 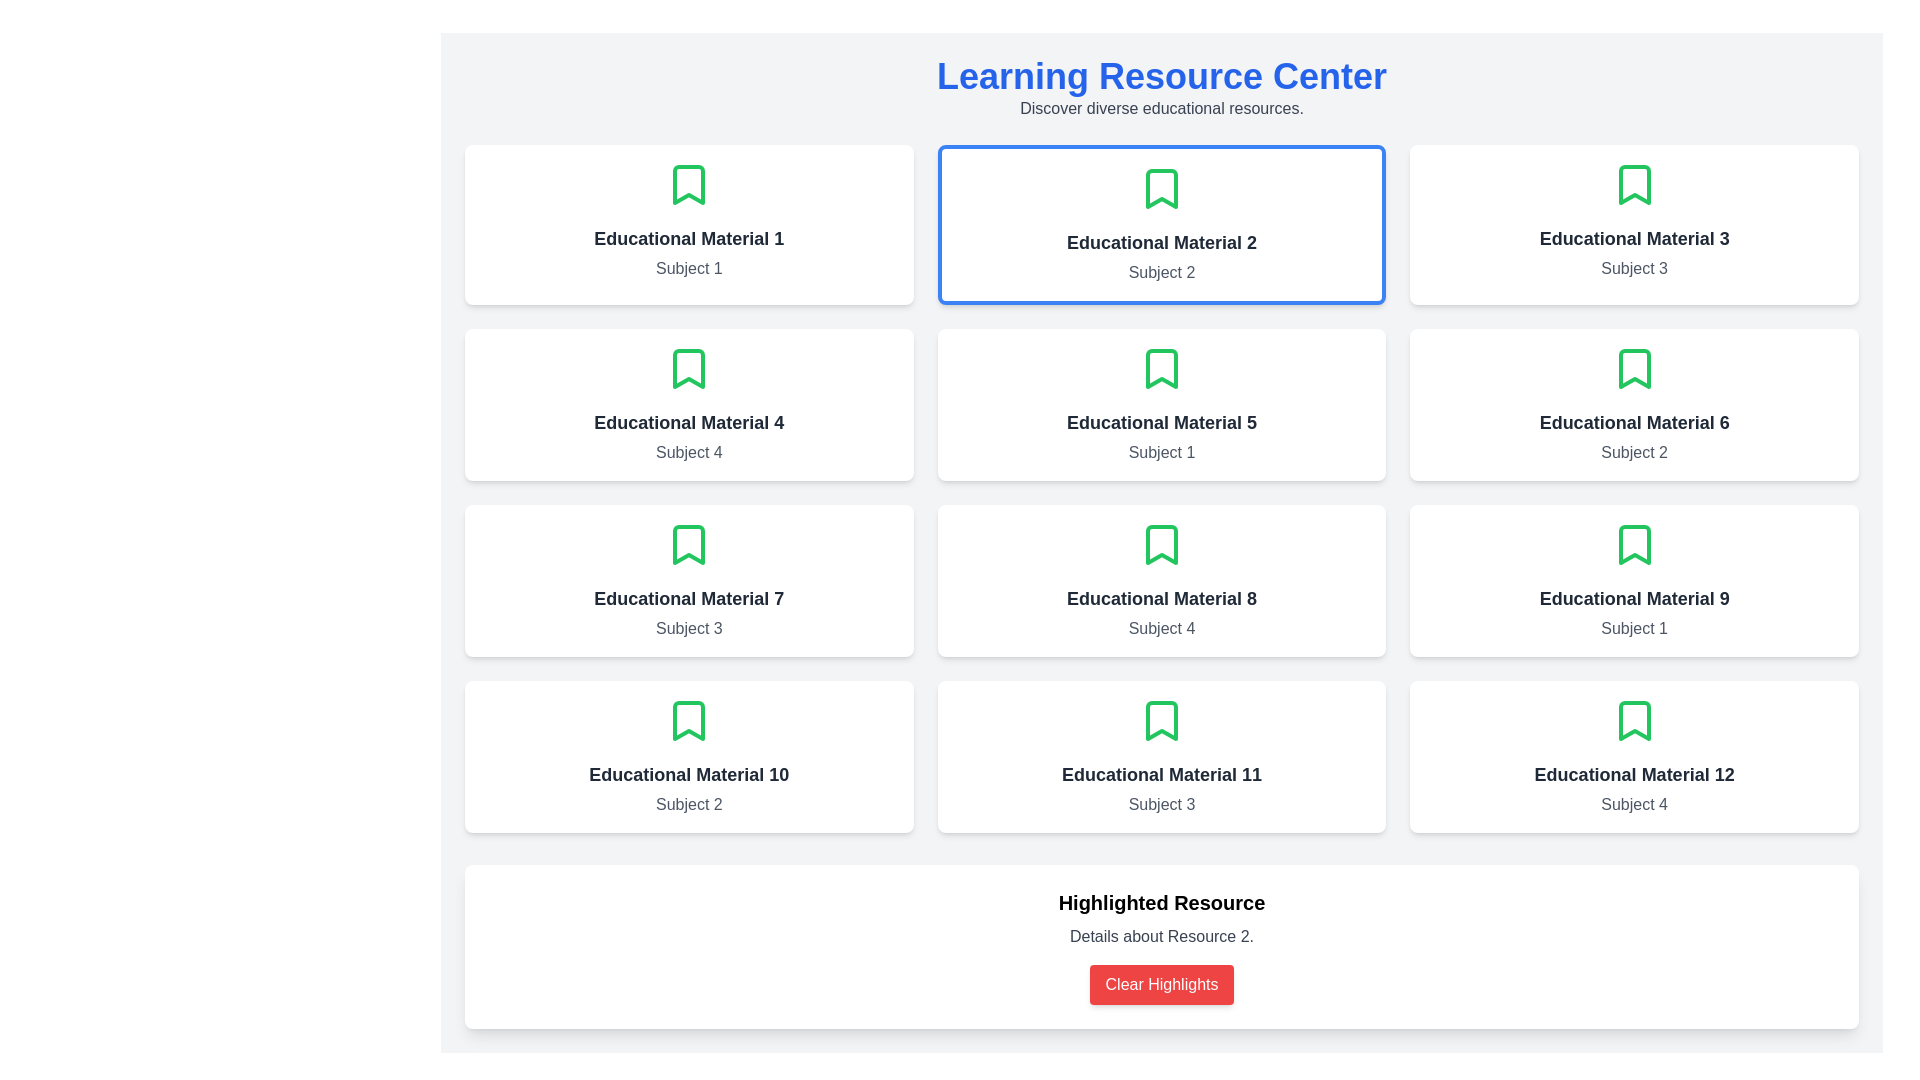 I want to click on the green bookmark icon located at the top-middle of the card labeled 'Educational Material 1' with the subtitle 'Subject 1', so click(x=689, y=185).